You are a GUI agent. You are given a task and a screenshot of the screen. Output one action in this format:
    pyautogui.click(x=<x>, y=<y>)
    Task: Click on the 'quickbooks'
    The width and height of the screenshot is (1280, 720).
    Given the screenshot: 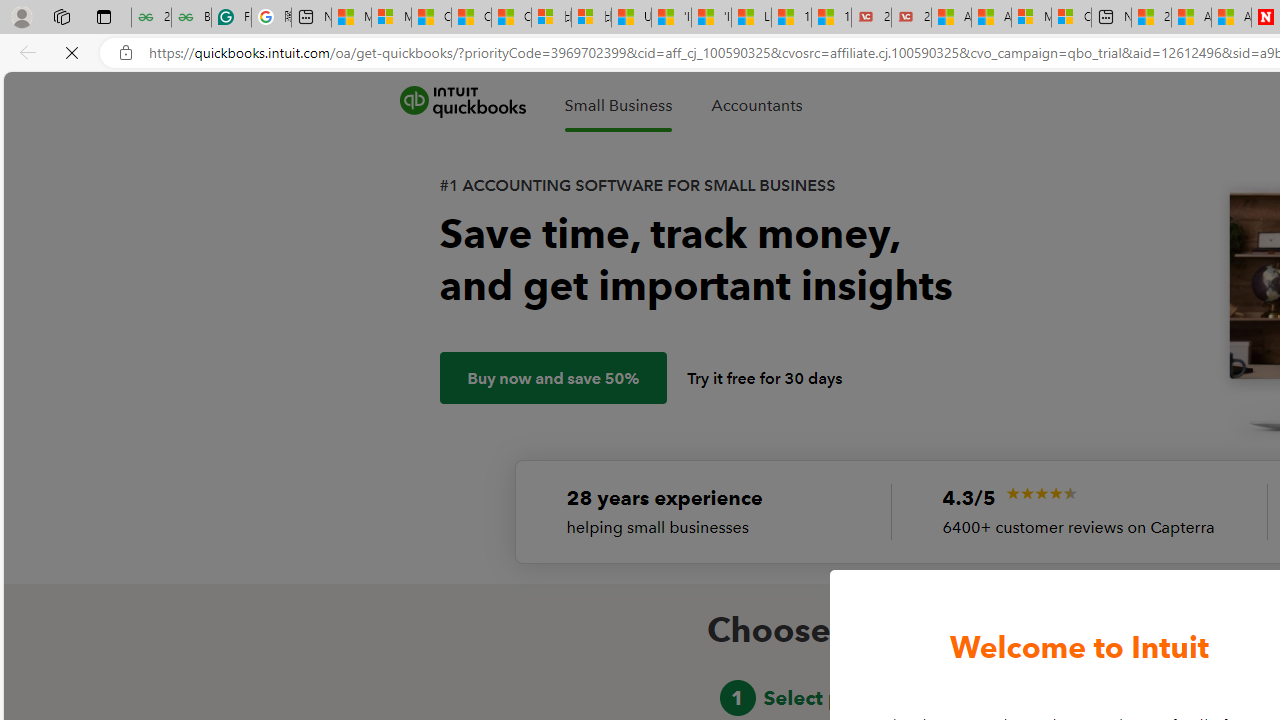 What is the action you would take?
    pyautogui.click(x=461, y=101)
    